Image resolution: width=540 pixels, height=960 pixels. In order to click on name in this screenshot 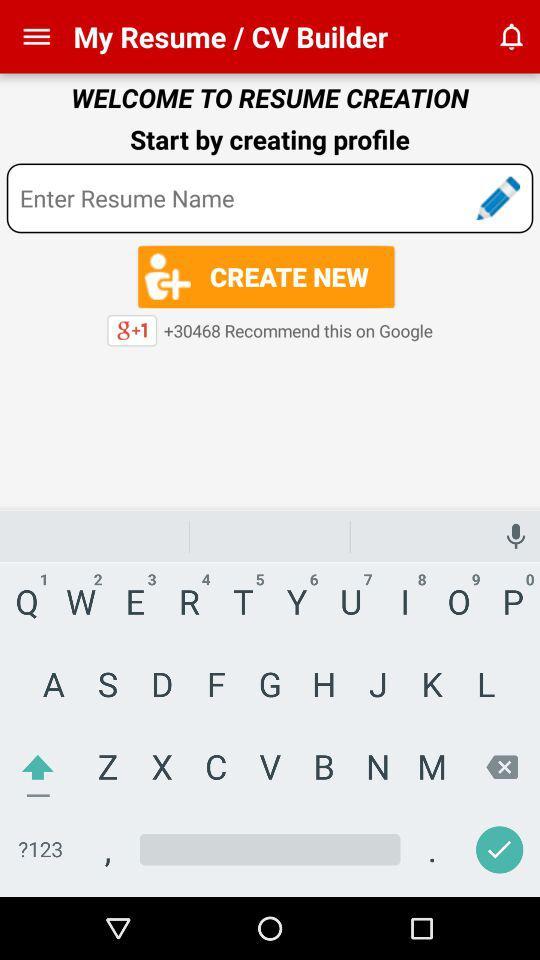, I will do `click(270, 198)`.